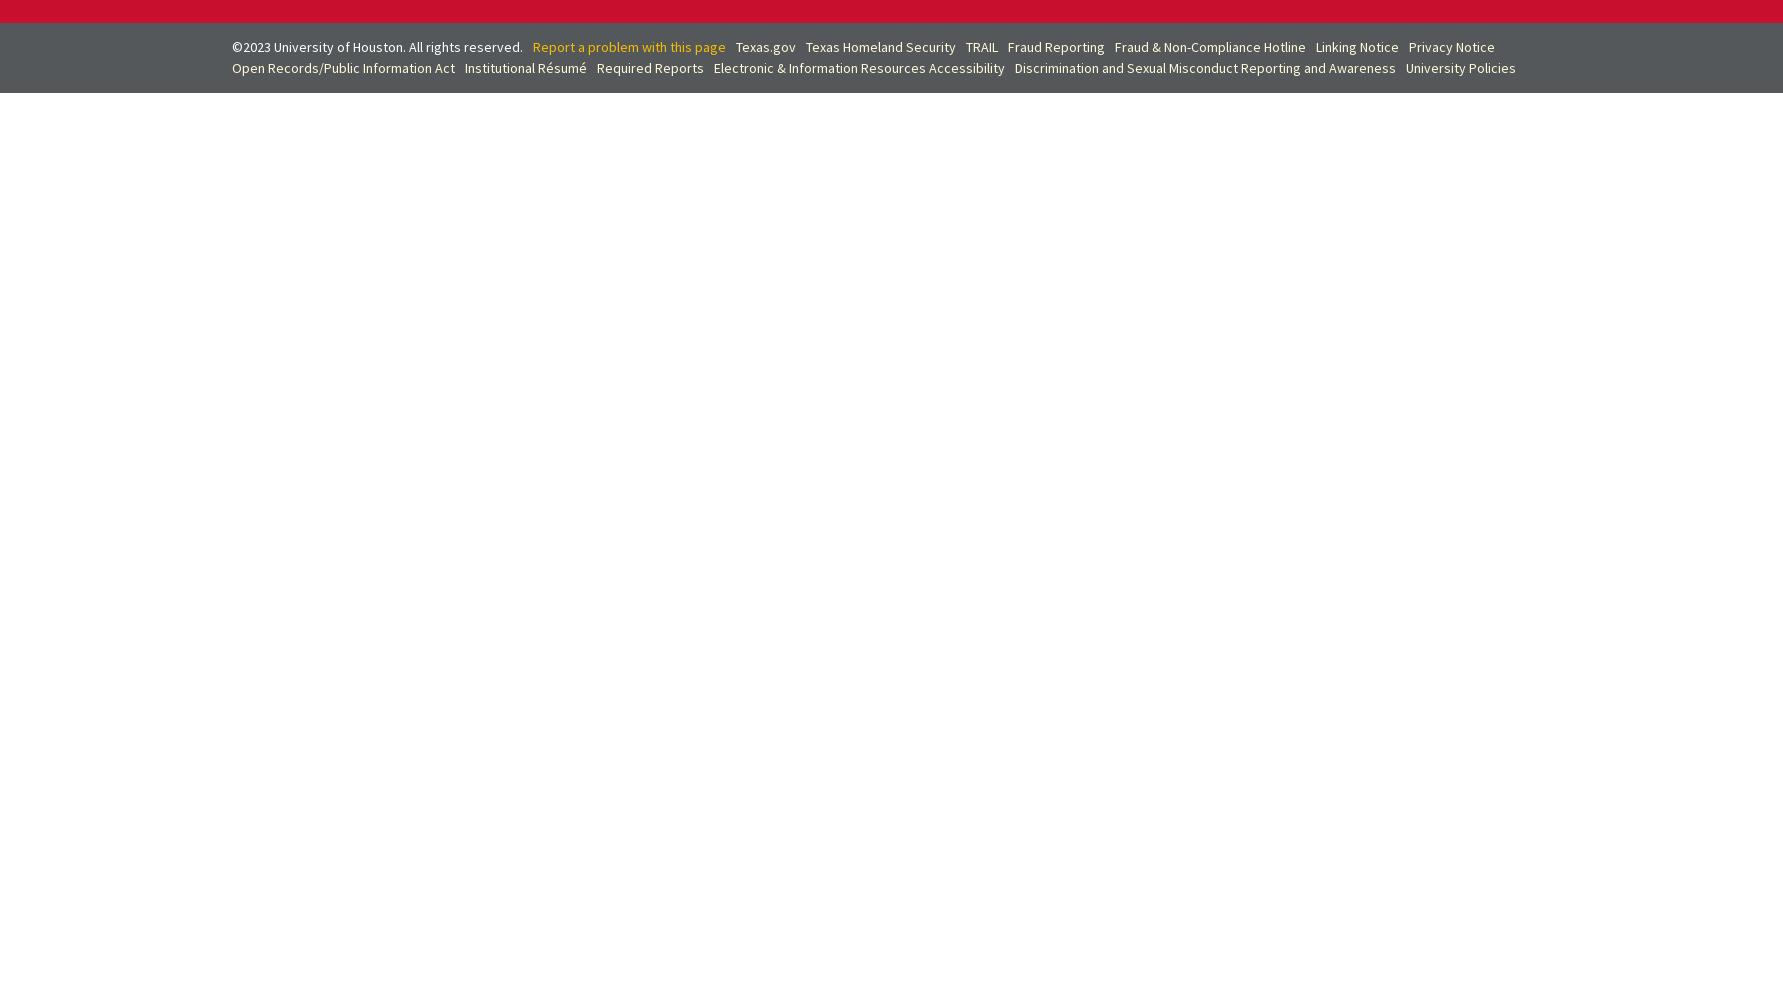 The height and width of the screenshot is (1000, 1783). What do you see at coordinates (523, 66) in the screenshot?
I see `'Institutional Résumé'` at bounding box center [523, 66].